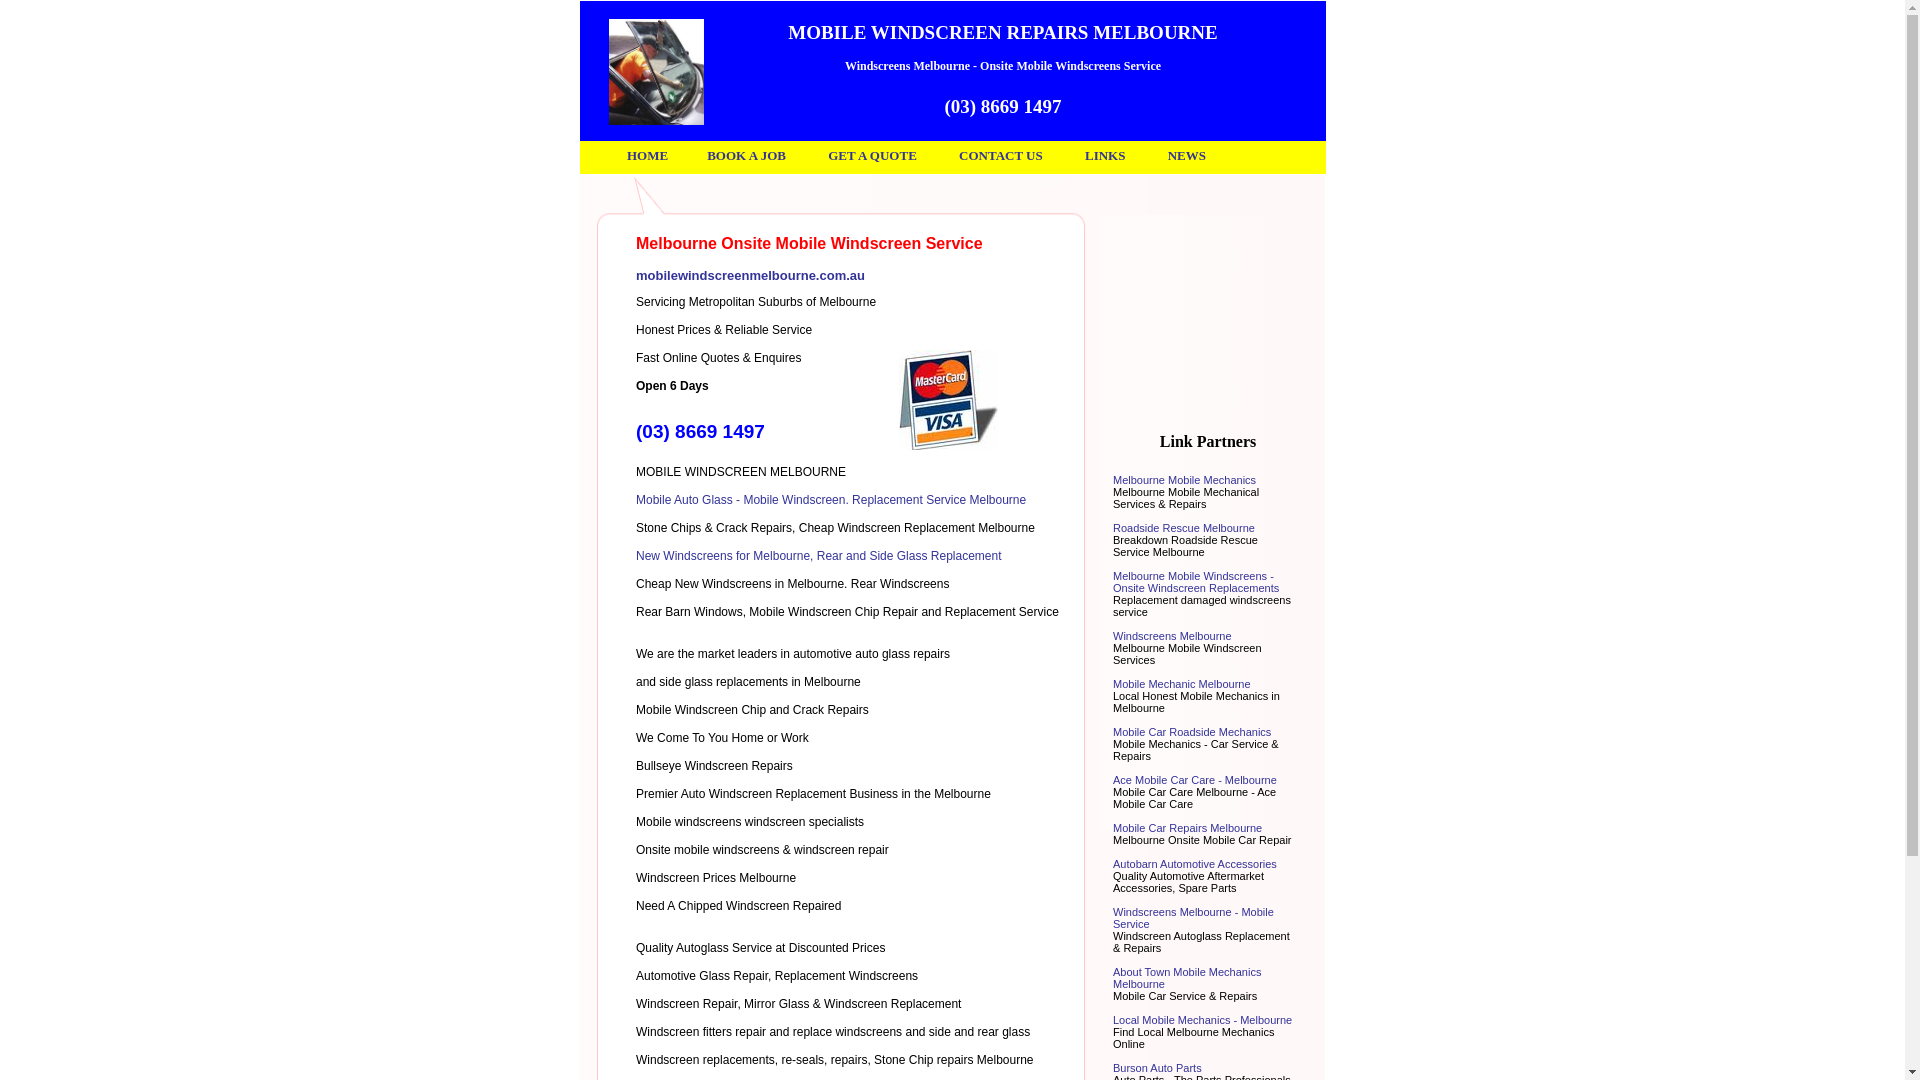  What do you see at coordinates (1186, 977) in the screenshot?
I see `'About Town Mobile Mechanics Melbourne'` at bounding box center [1186, 977].